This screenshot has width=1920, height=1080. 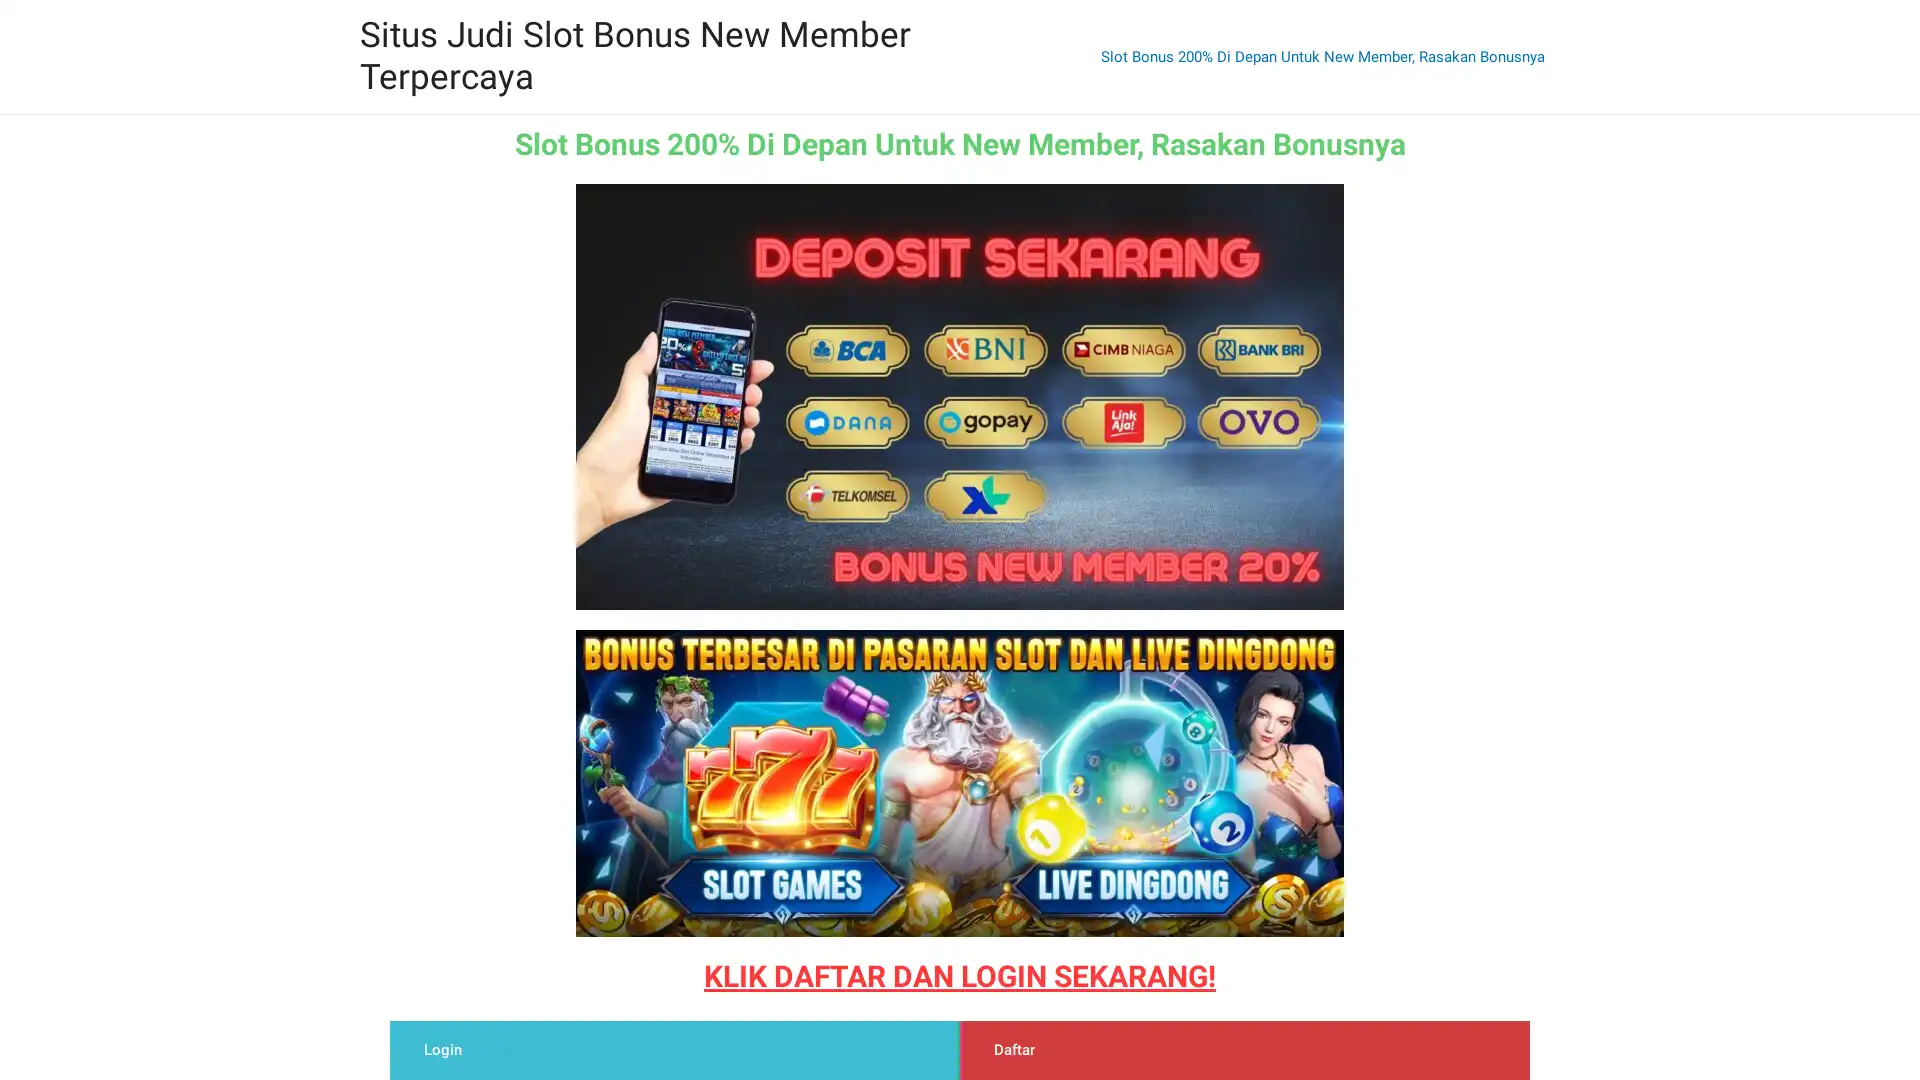 What do you see at coordinates (441, 1049) in the screenshot?
I see `Login` at bounding box center [441, 1049].